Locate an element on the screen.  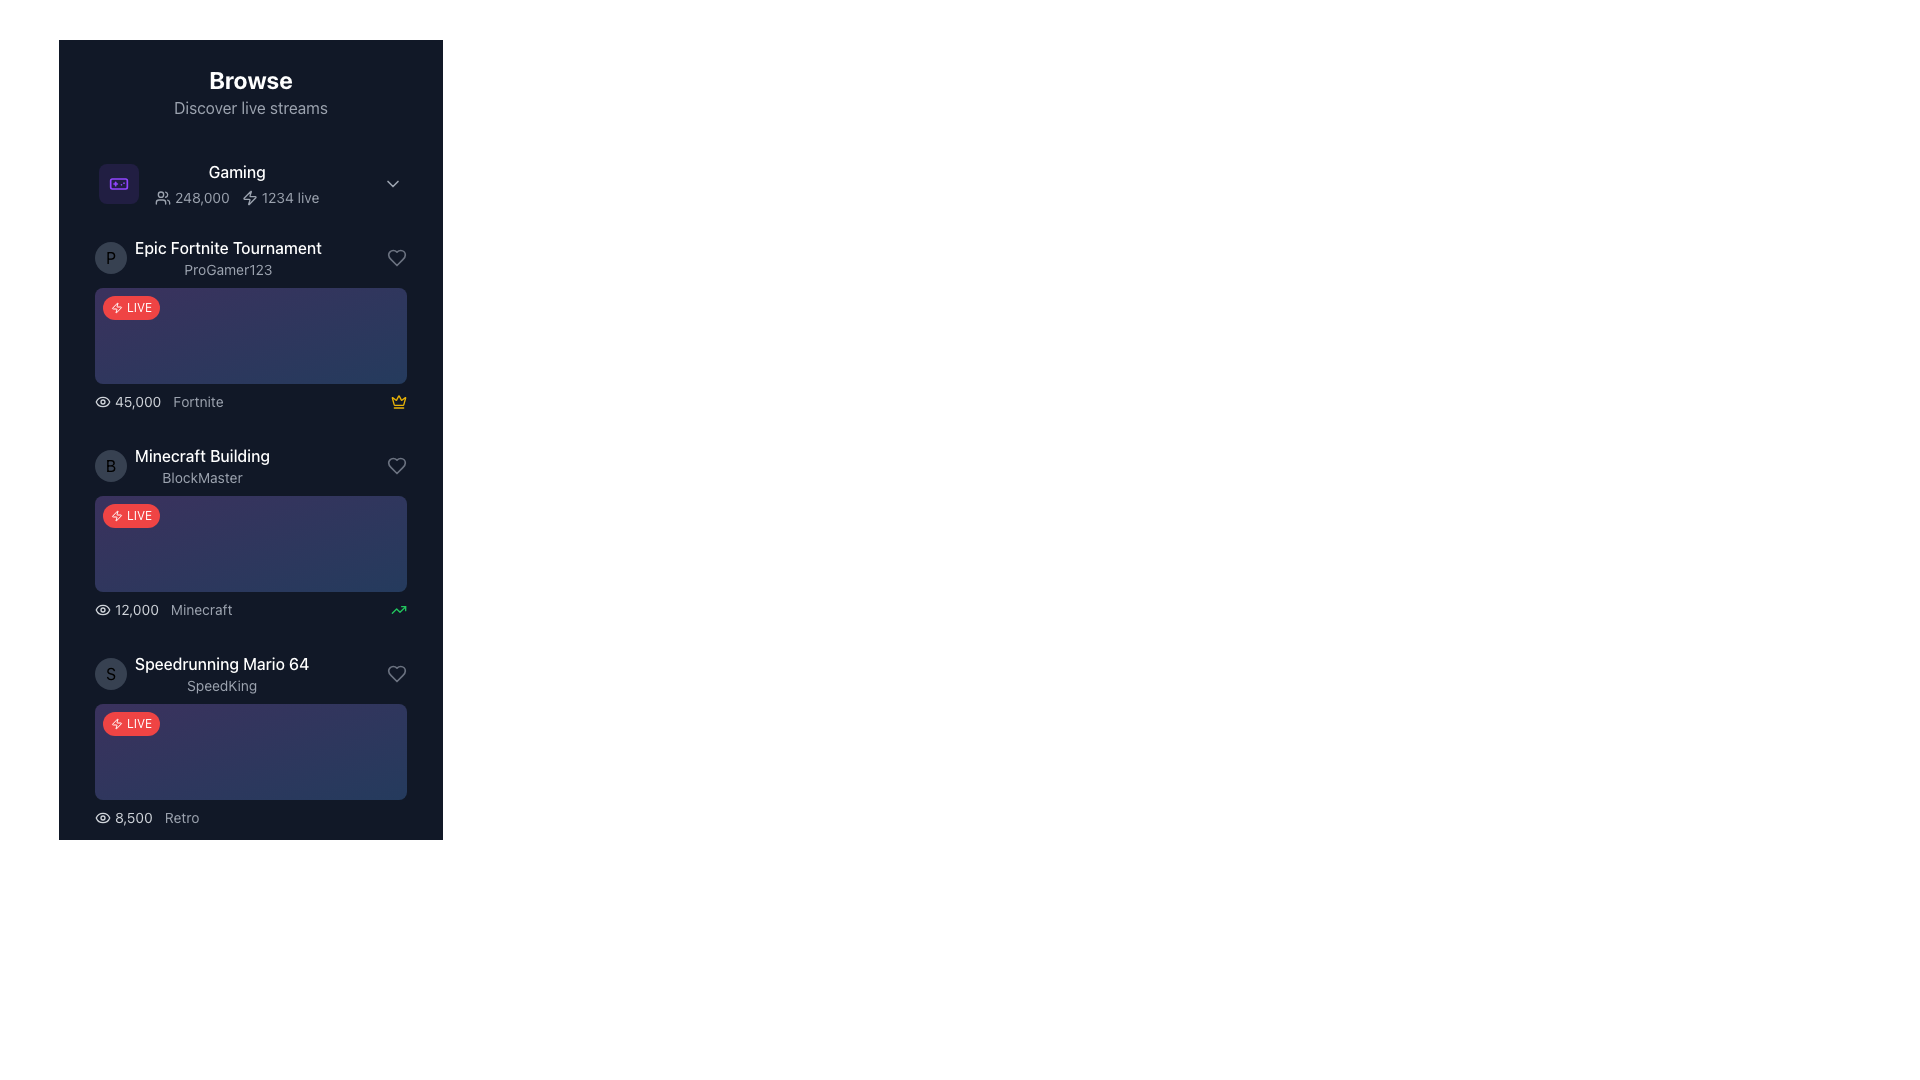
the Text with Icon displaying the numerical value '248,000' located under the 'Gaming' title, which is positioned to the left of the '1234 live' element and has a user icon beside it is located at coordinates (192, 197).